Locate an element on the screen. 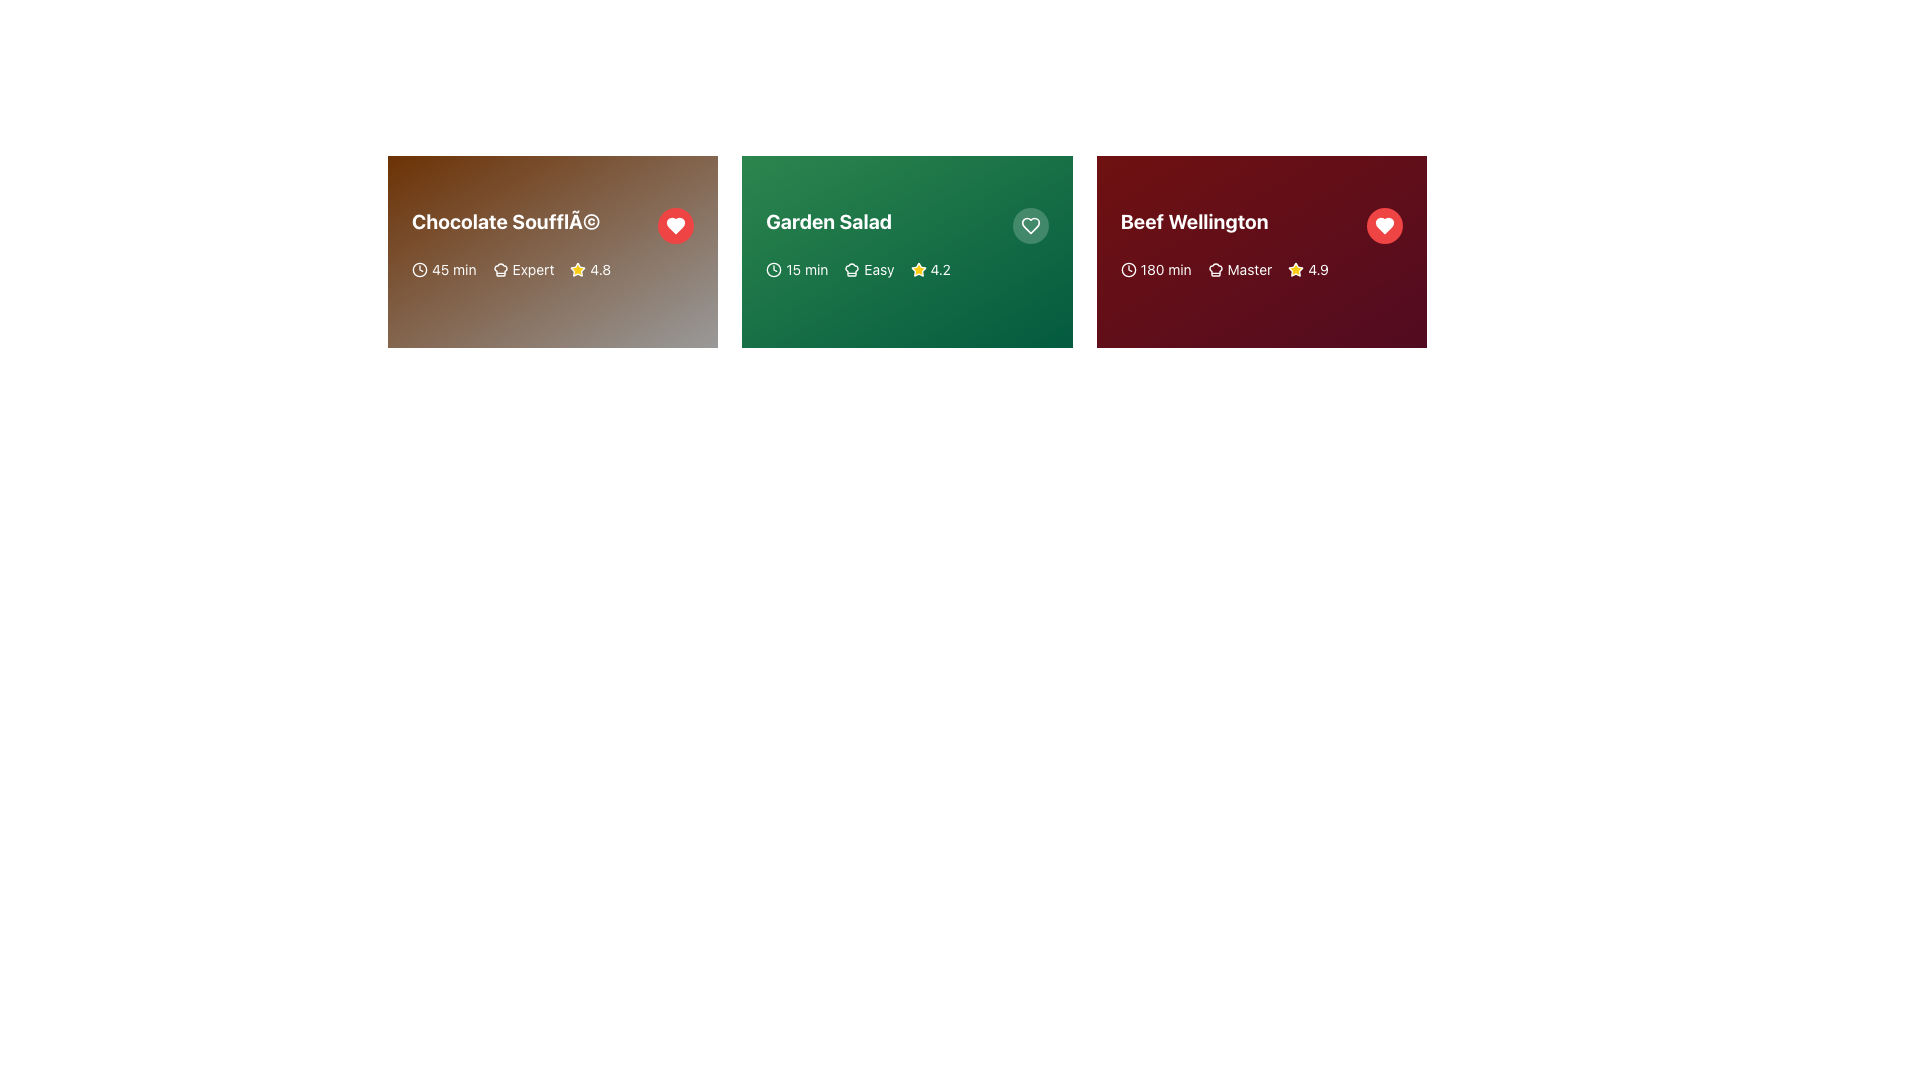 This screenshot has height=1080, width=1920. the 'Master' difficulty level icon located in the 'Beef Wellington' card, positioned to the left of the text 'Master' is located at coordinates (1214, 270).